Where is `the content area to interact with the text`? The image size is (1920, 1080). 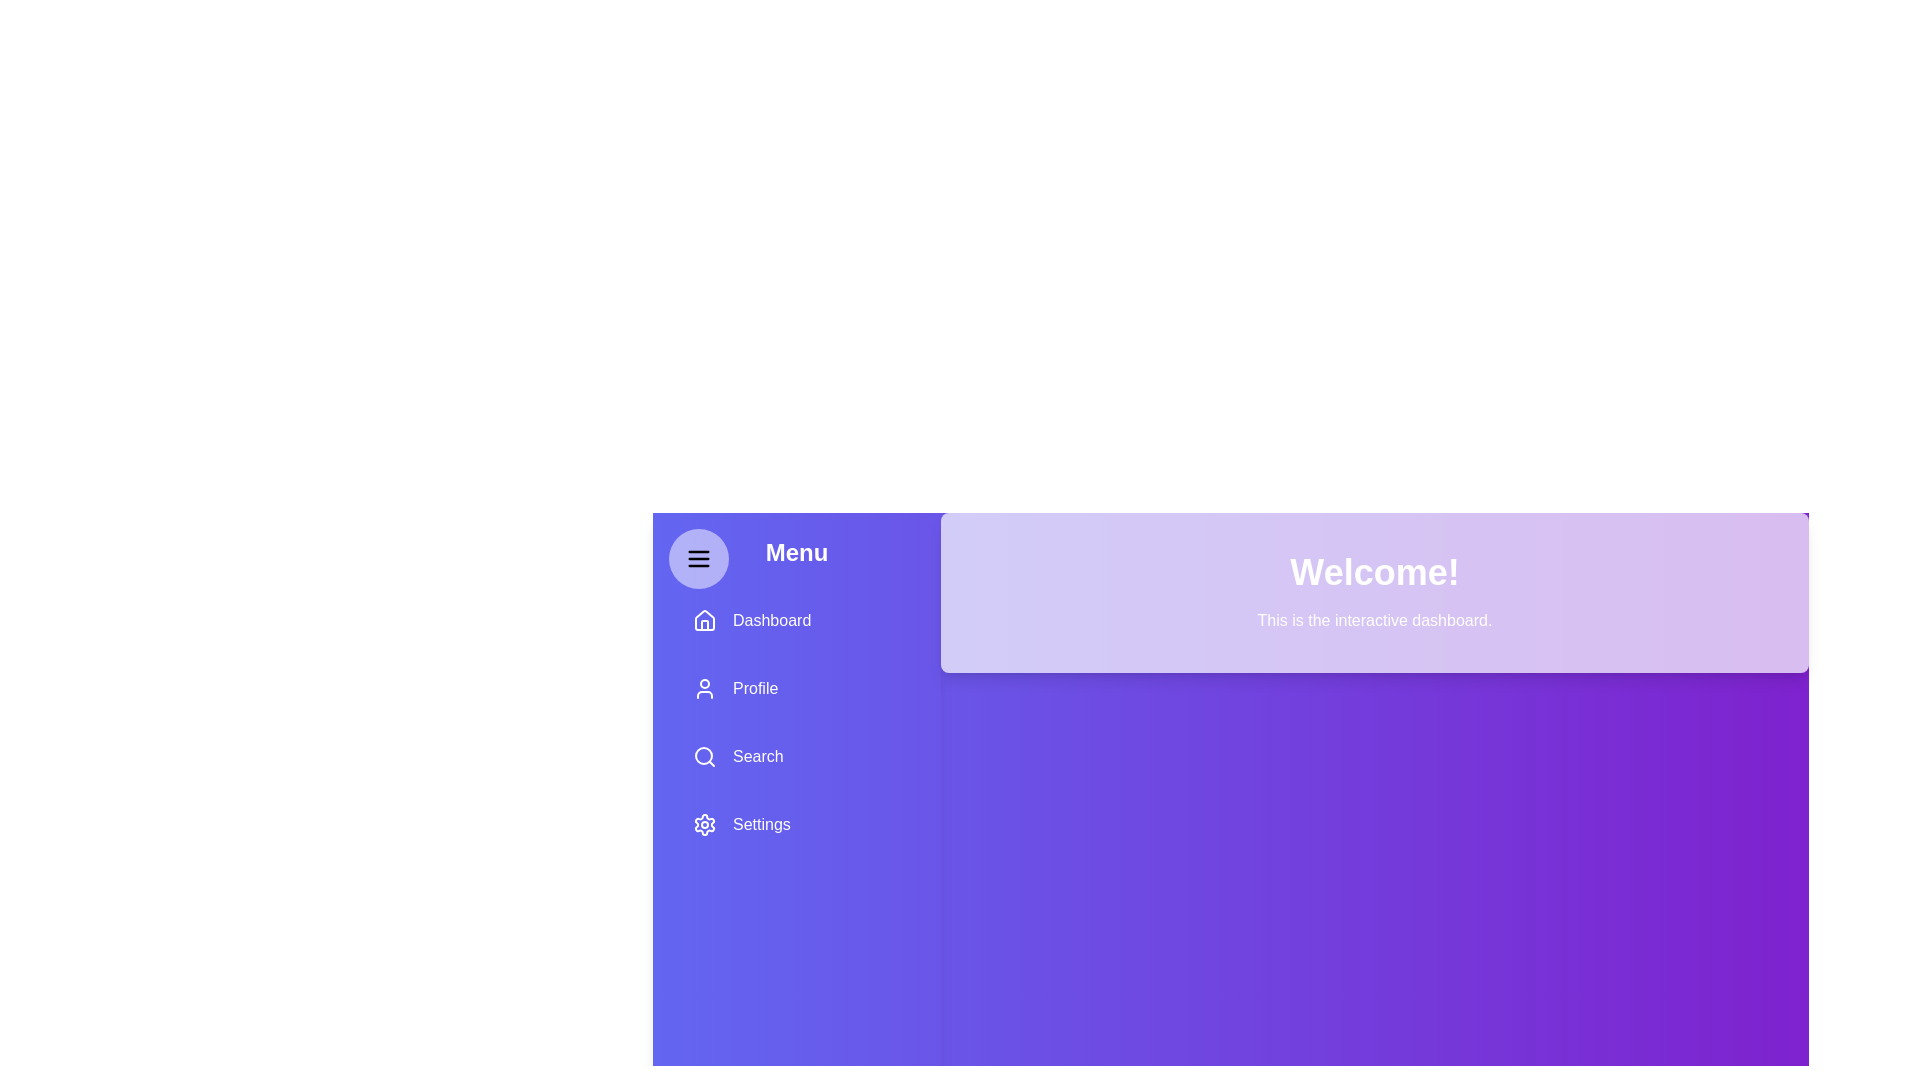
the content area to interact with the text is located at coordinates (1373, 620).